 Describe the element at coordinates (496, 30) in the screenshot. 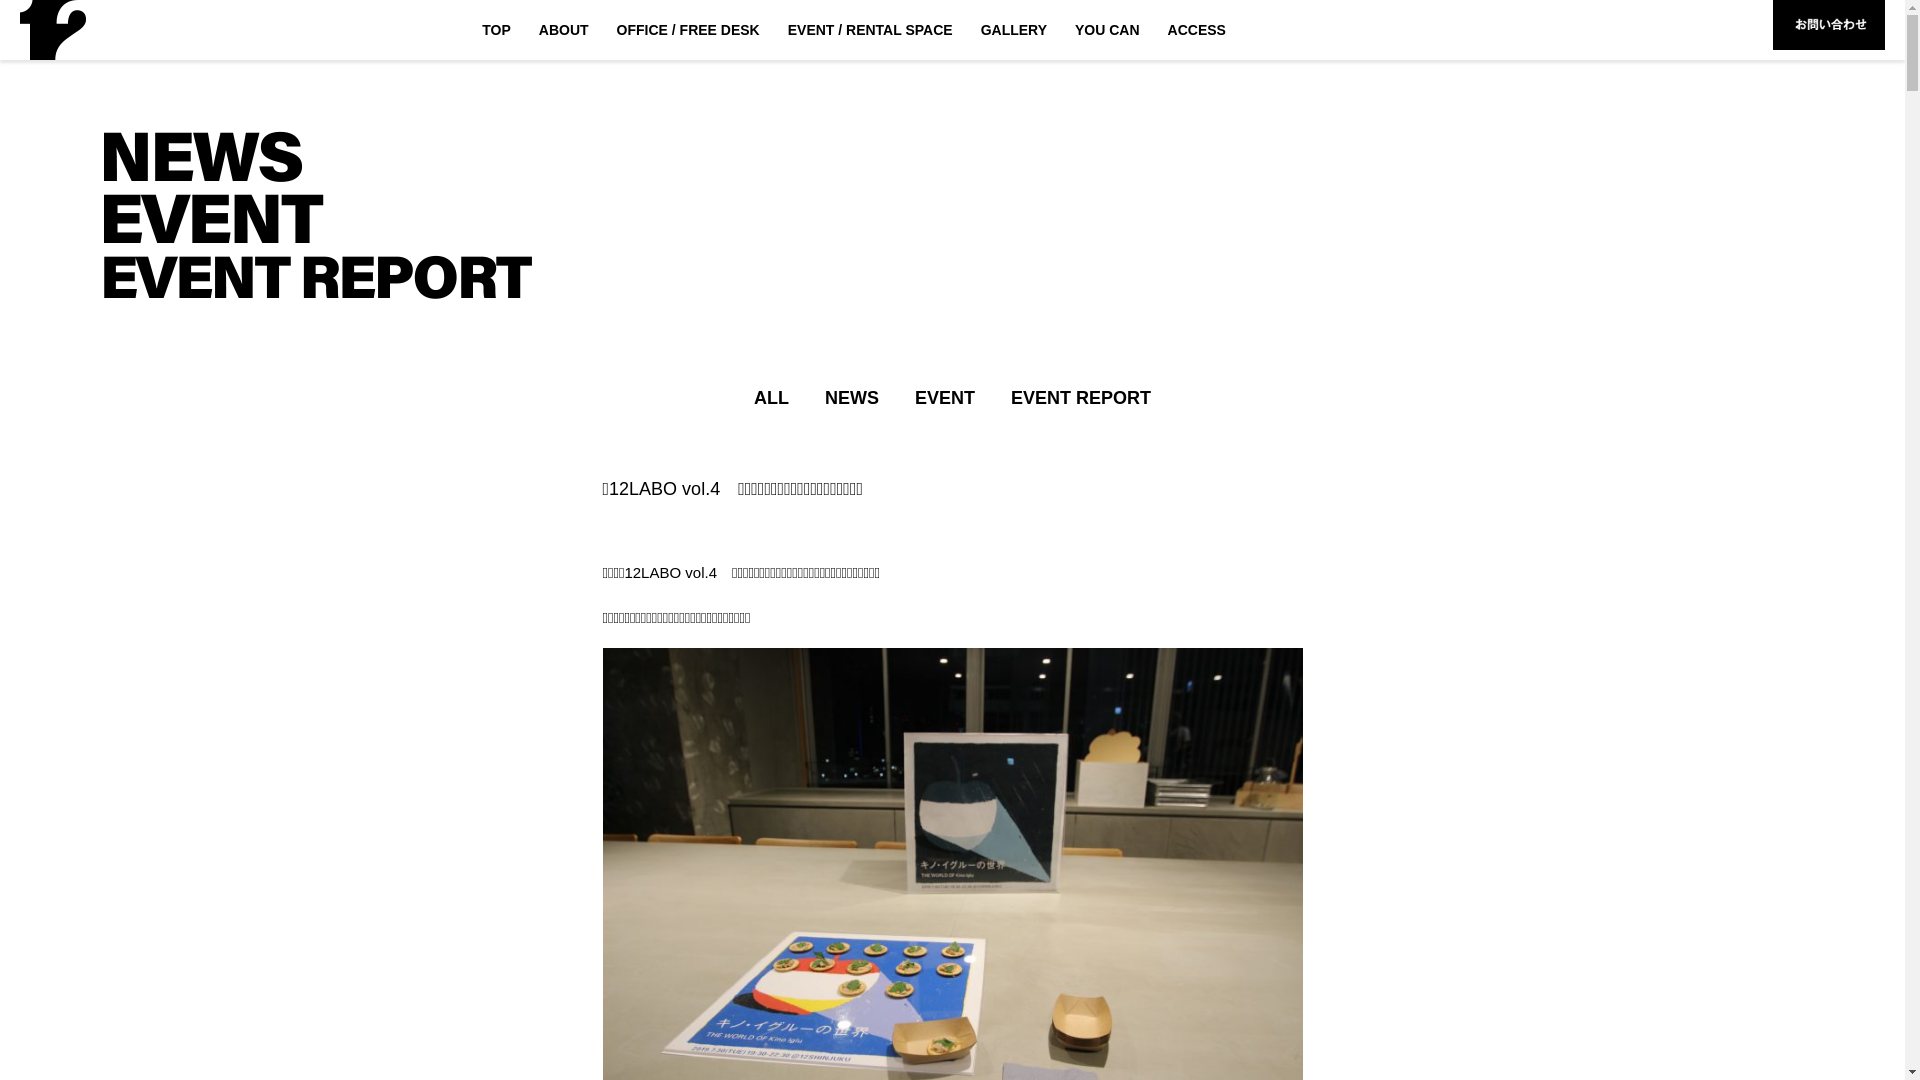

I see `'TOP'` at that location.